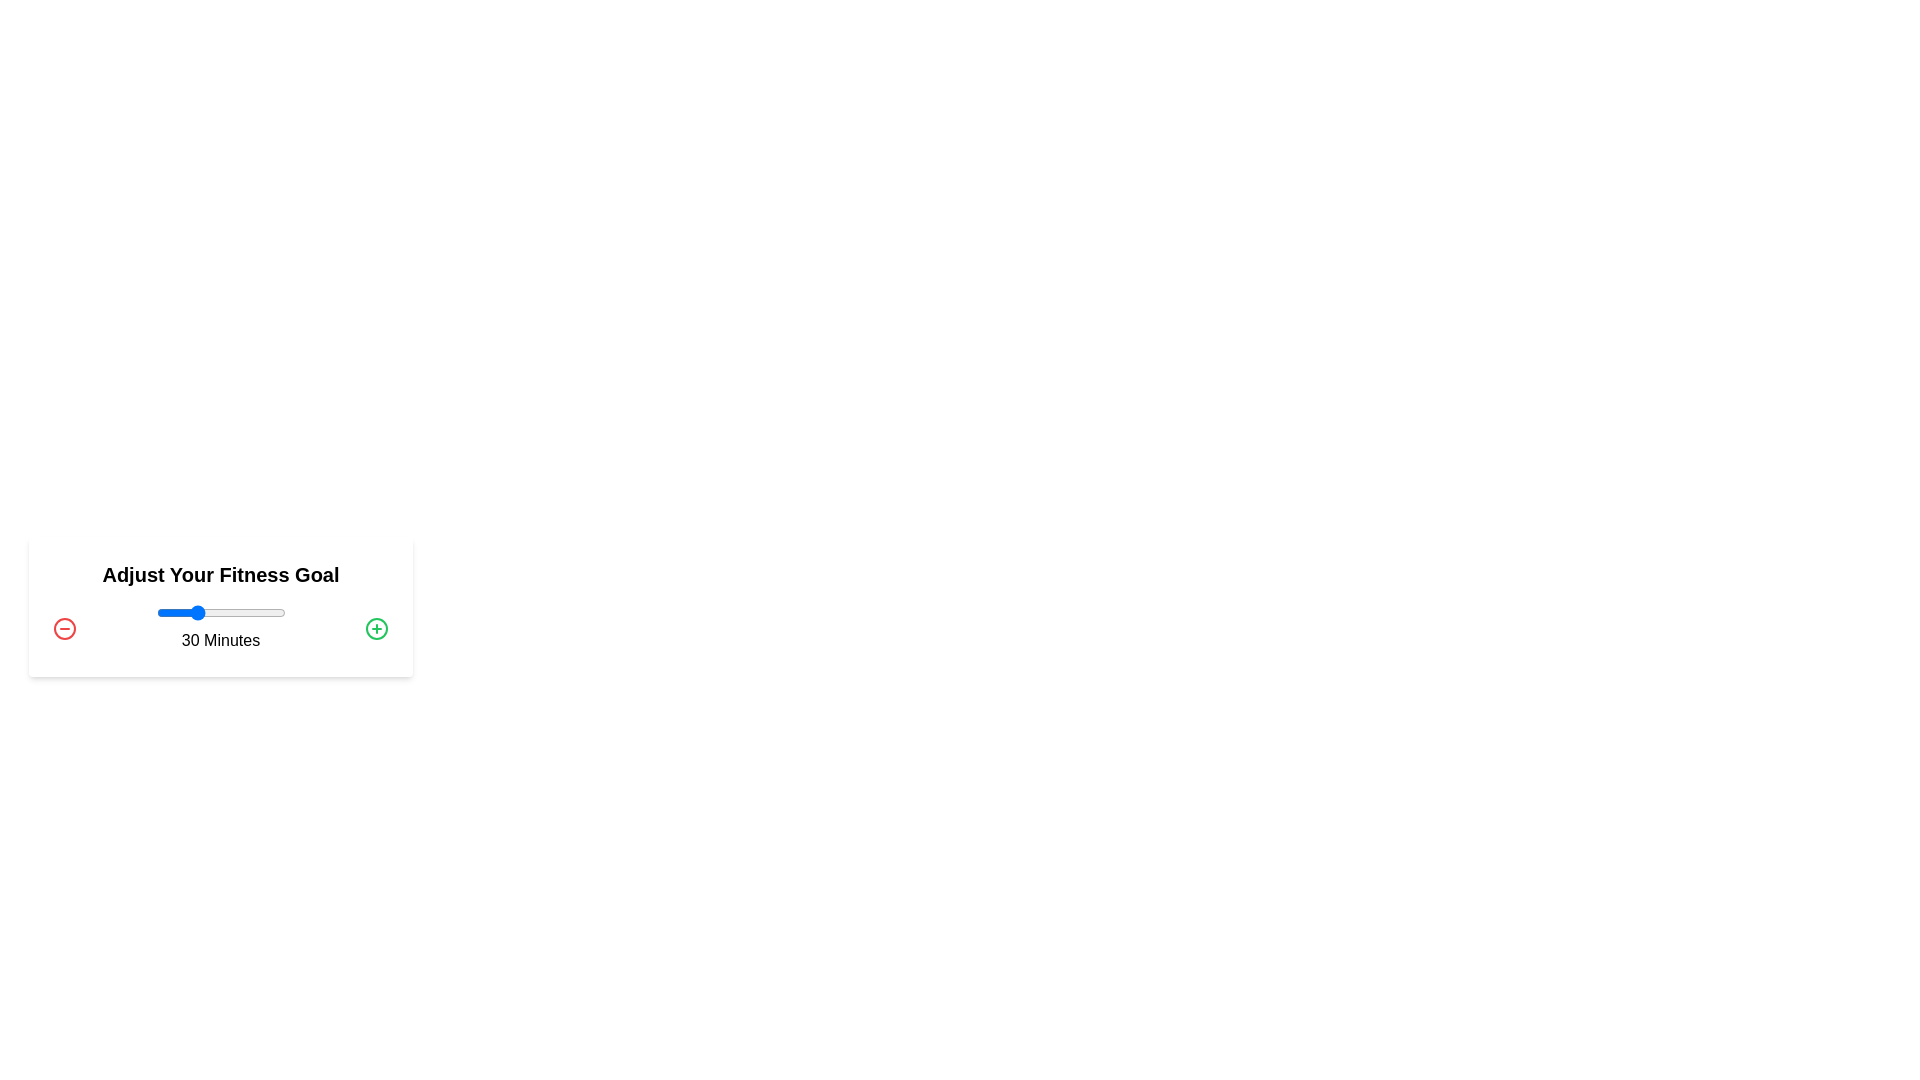 The image size is (1920, 1080). Describe the element at coordinates (236, 612) in the screenshot. I see `the slider` at that location.